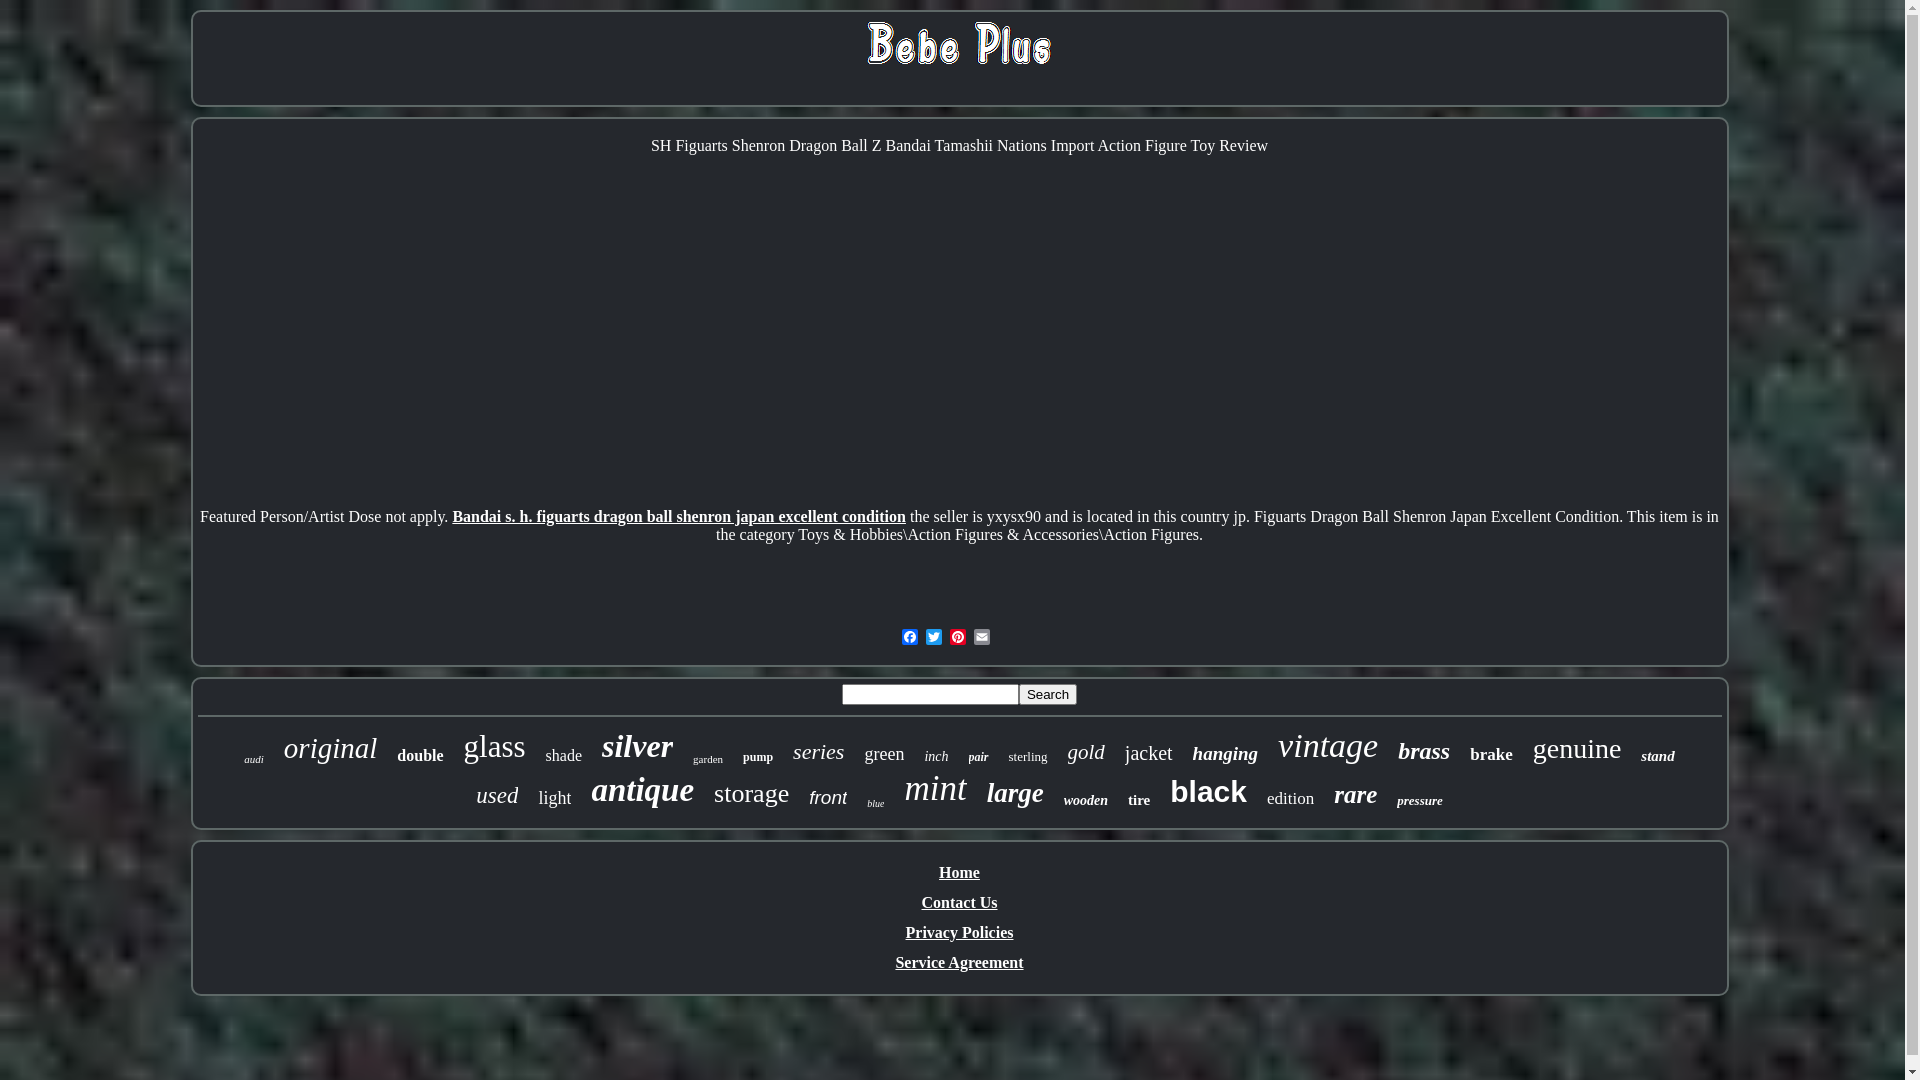 This screenshot has height=1080, width=1920. Describe the element at coordinates (494, 747) in the screenshot. I see `'glass'` at that location.